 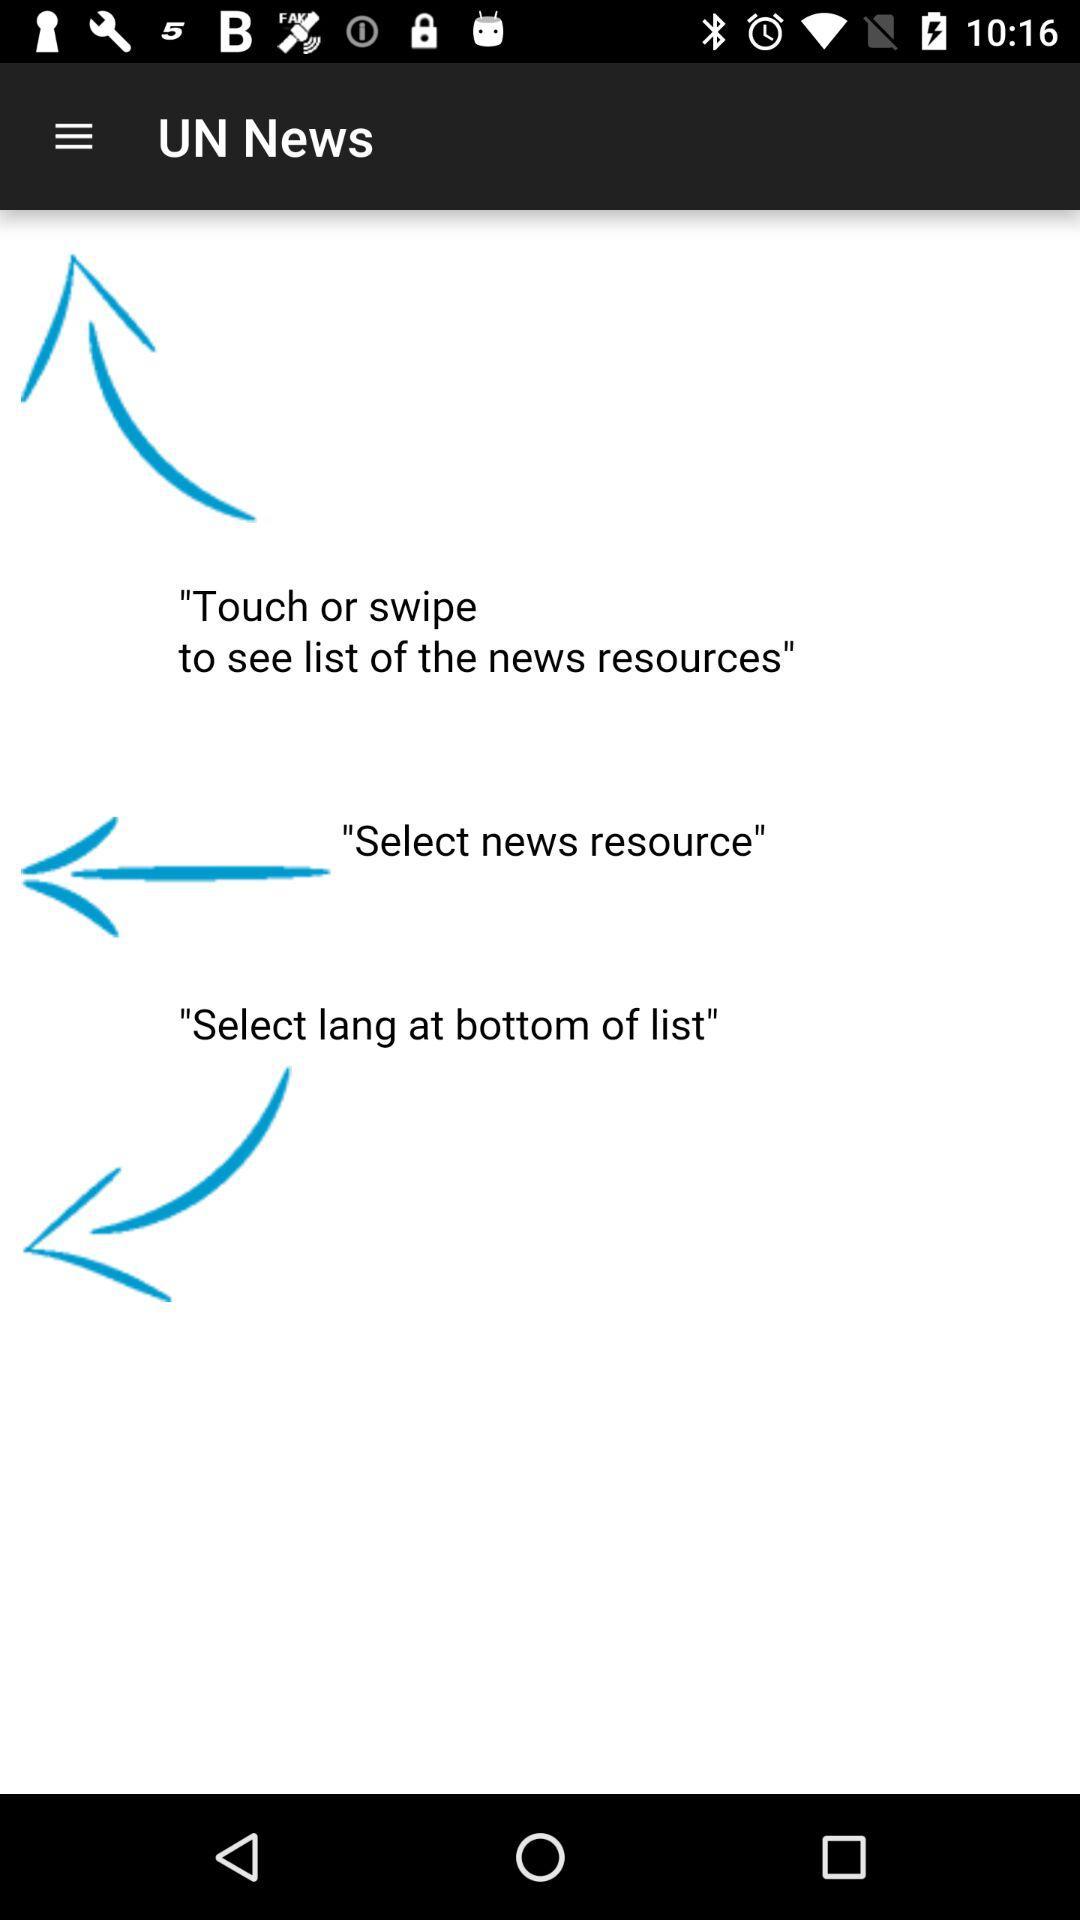 What do you see at coordinates (540, 1002) in the screenshot?
I see `the item at the center` at bounding box center [540, 1002].